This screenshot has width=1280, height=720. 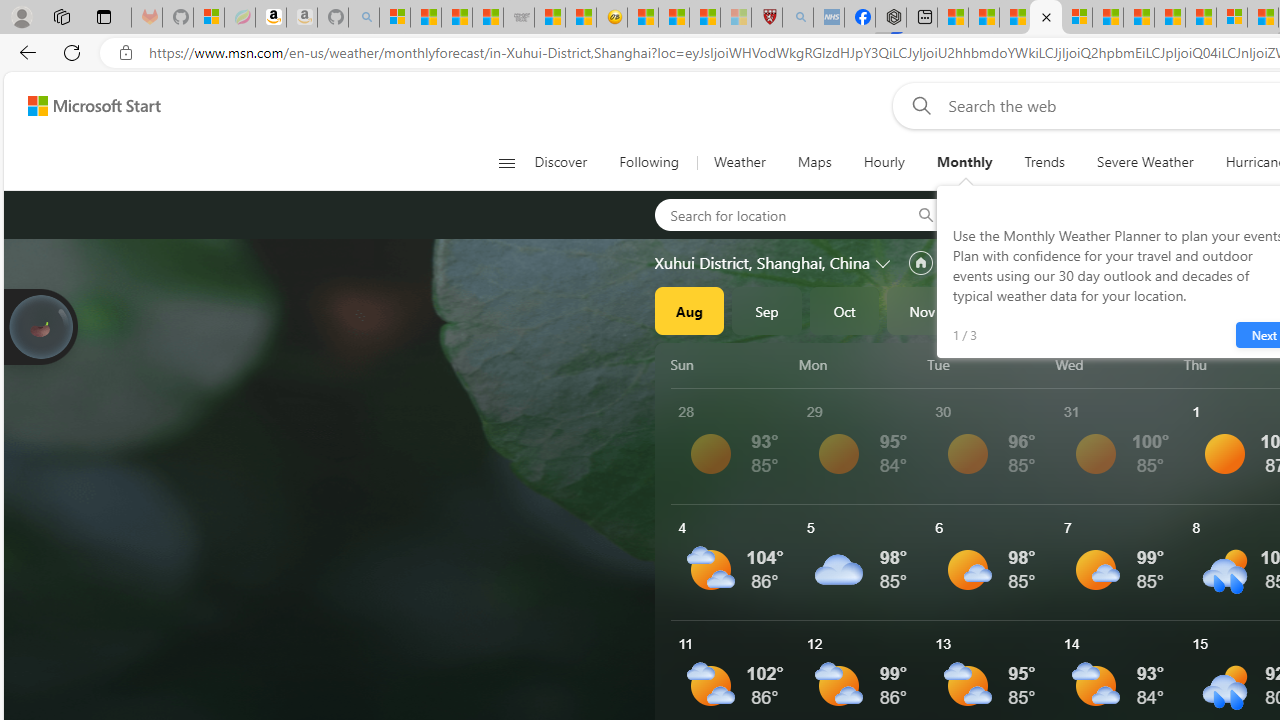 I want to click on '14 Common Myths Debunked By Scientific Facts', so click(x=1169, y=17).